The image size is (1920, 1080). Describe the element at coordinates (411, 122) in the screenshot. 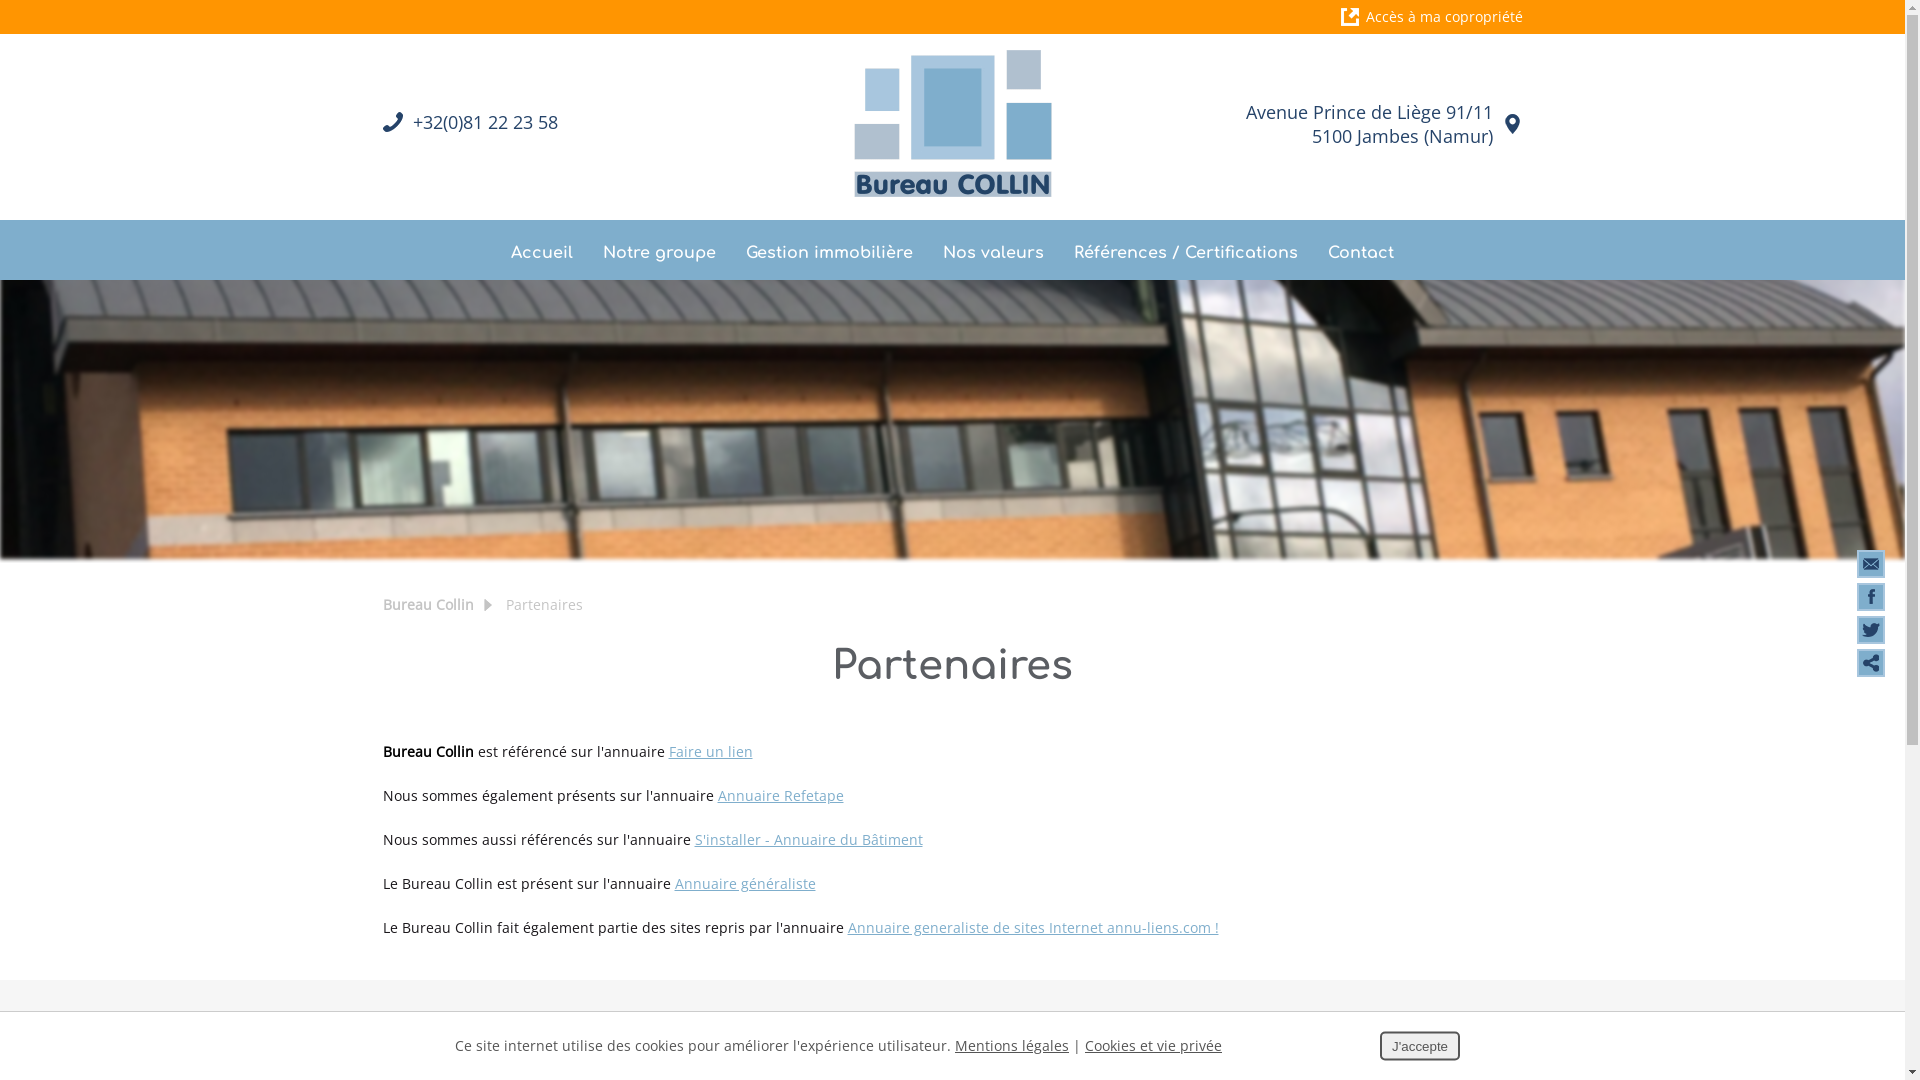

I see `'+32(0)81 22 23 58'` at that location.